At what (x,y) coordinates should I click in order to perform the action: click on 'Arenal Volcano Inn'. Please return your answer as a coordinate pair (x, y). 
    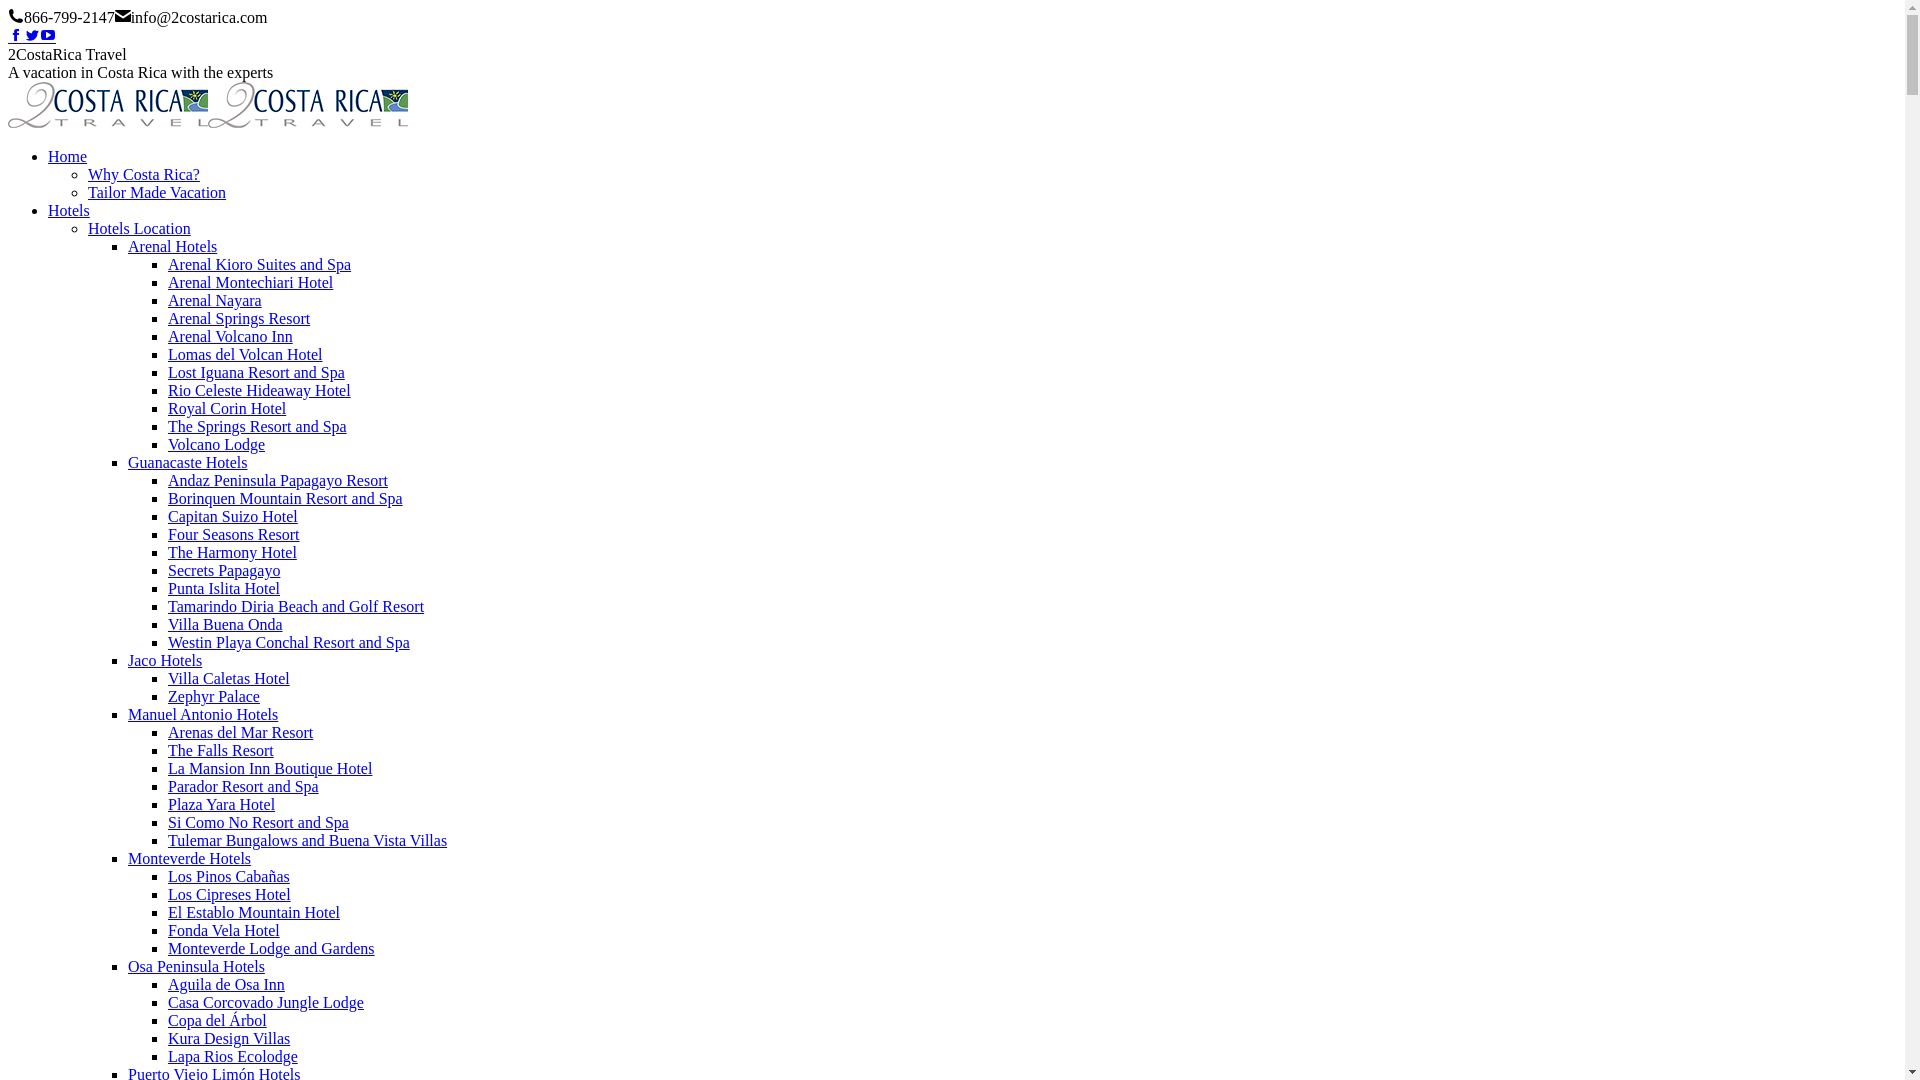
    Looking at the image, I should click on (230, 335).